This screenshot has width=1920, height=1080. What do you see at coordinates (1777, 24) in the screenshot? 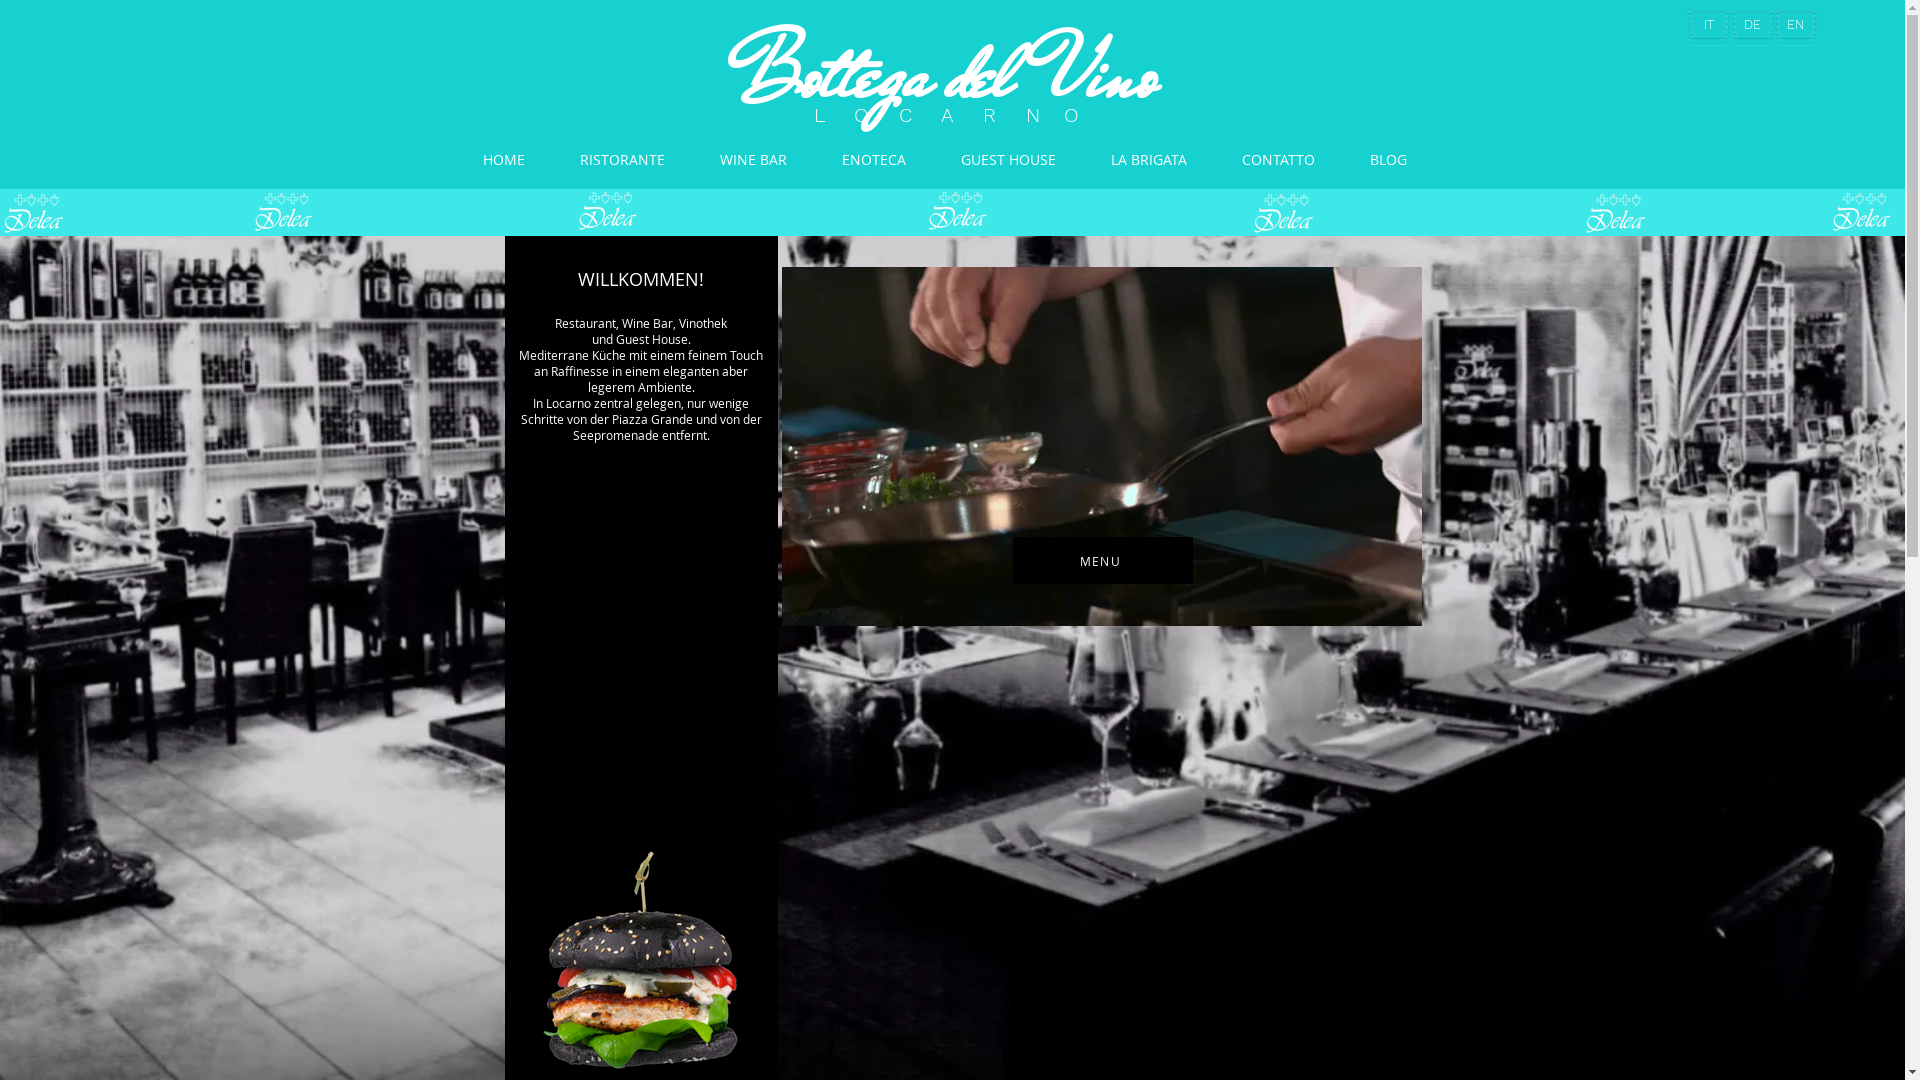
I see `'EN'` at bounding box center [1777, 24].